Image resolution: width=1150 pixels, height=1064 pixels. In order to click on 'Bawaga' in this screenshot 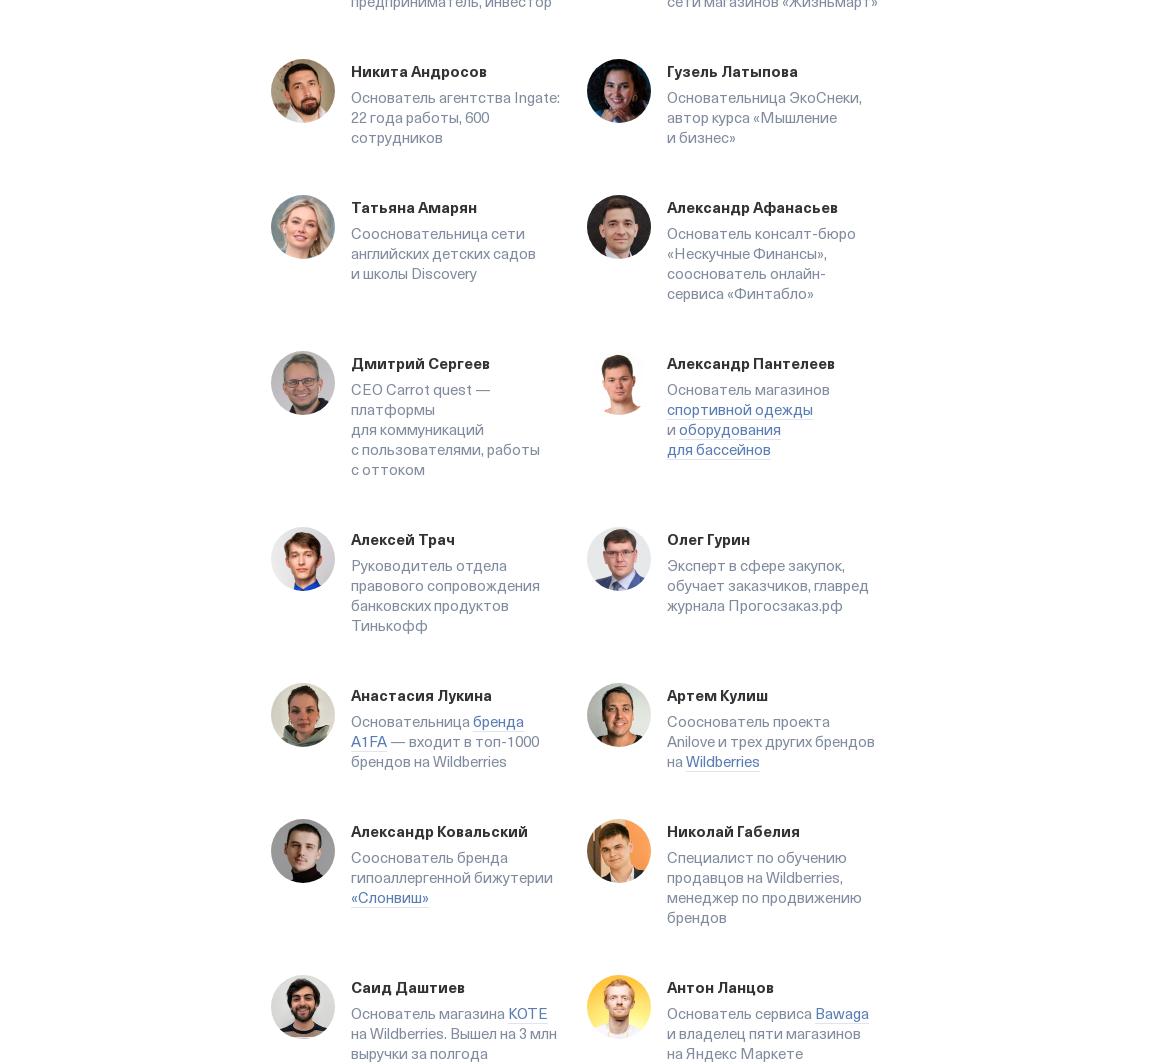, I will do `click(841, 1013)`.